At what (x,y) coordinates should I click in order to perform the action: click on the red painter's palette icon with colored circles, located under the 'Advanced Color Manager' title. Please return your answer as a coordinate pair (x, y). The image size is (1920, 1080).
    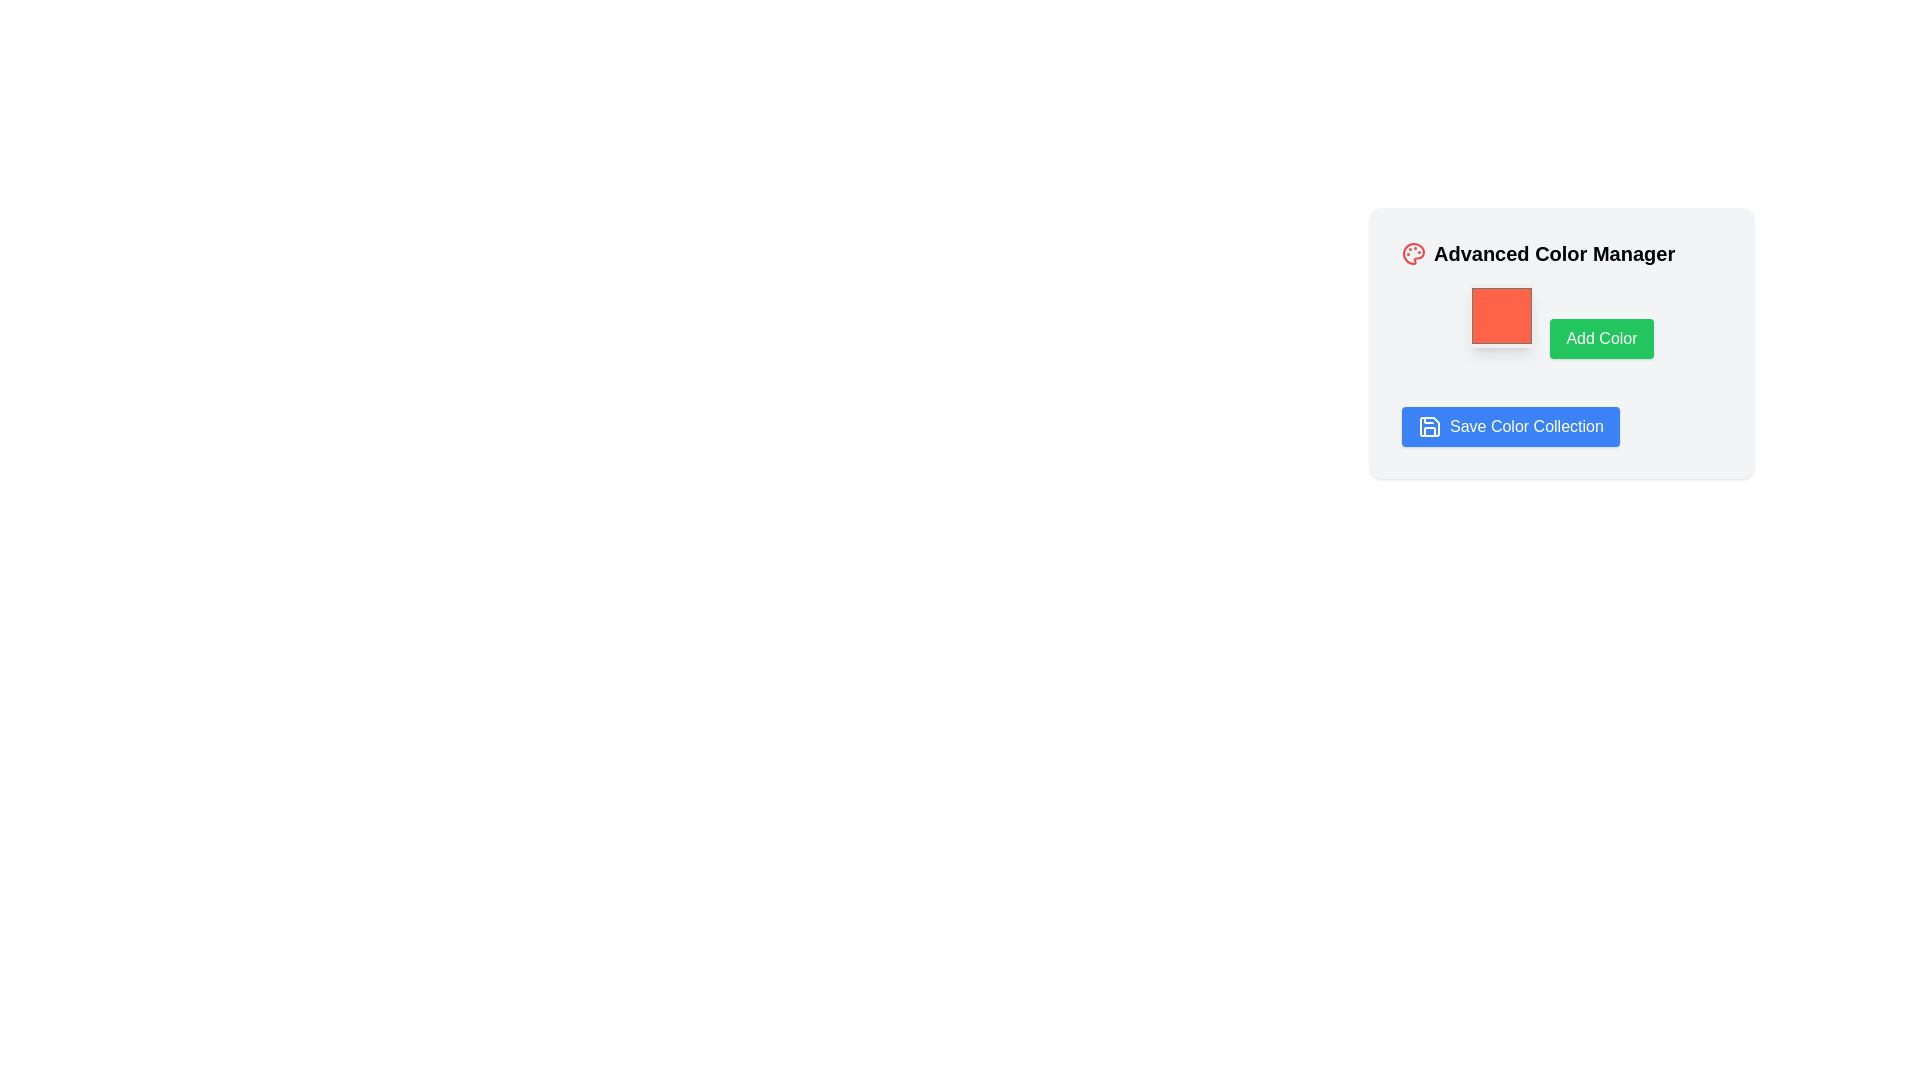
    Looking at the image, I should click on (1413, 253).